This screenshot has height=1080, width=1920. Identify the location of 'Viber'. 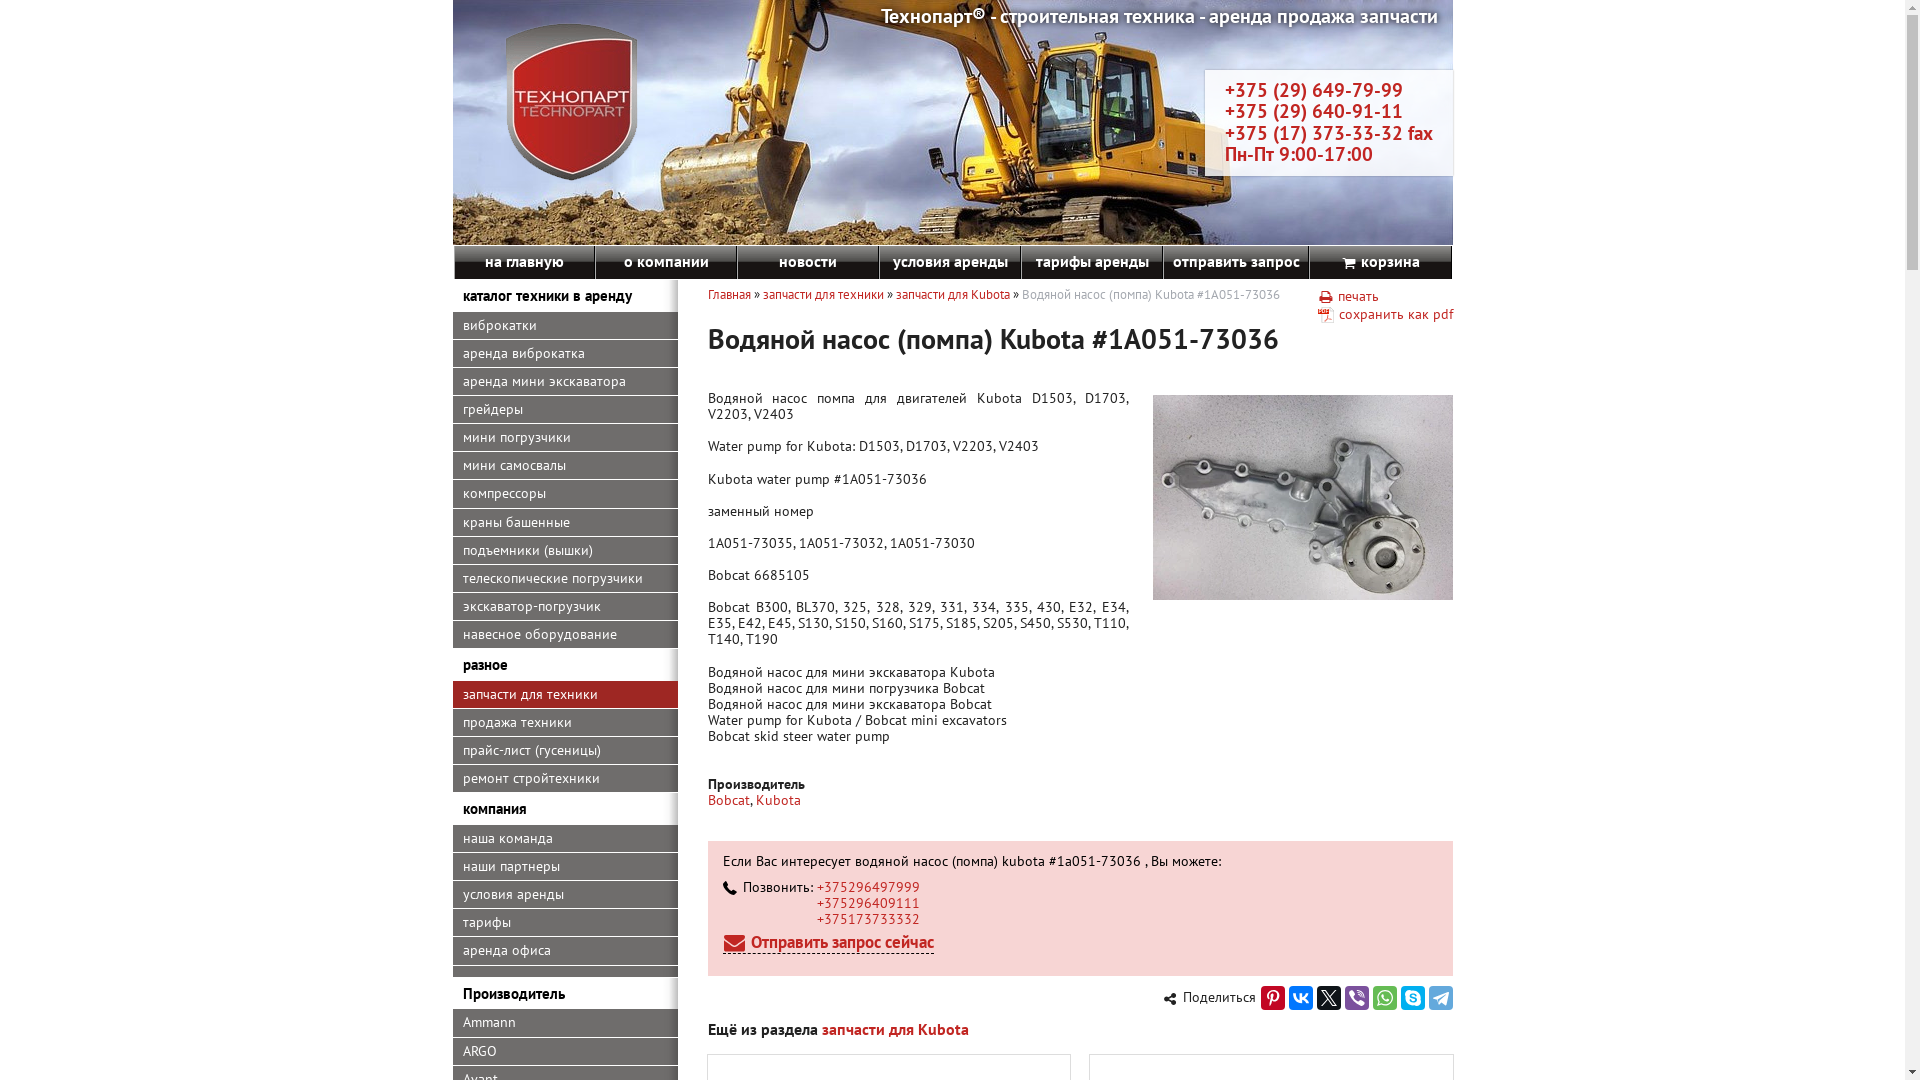
(1344, 998).